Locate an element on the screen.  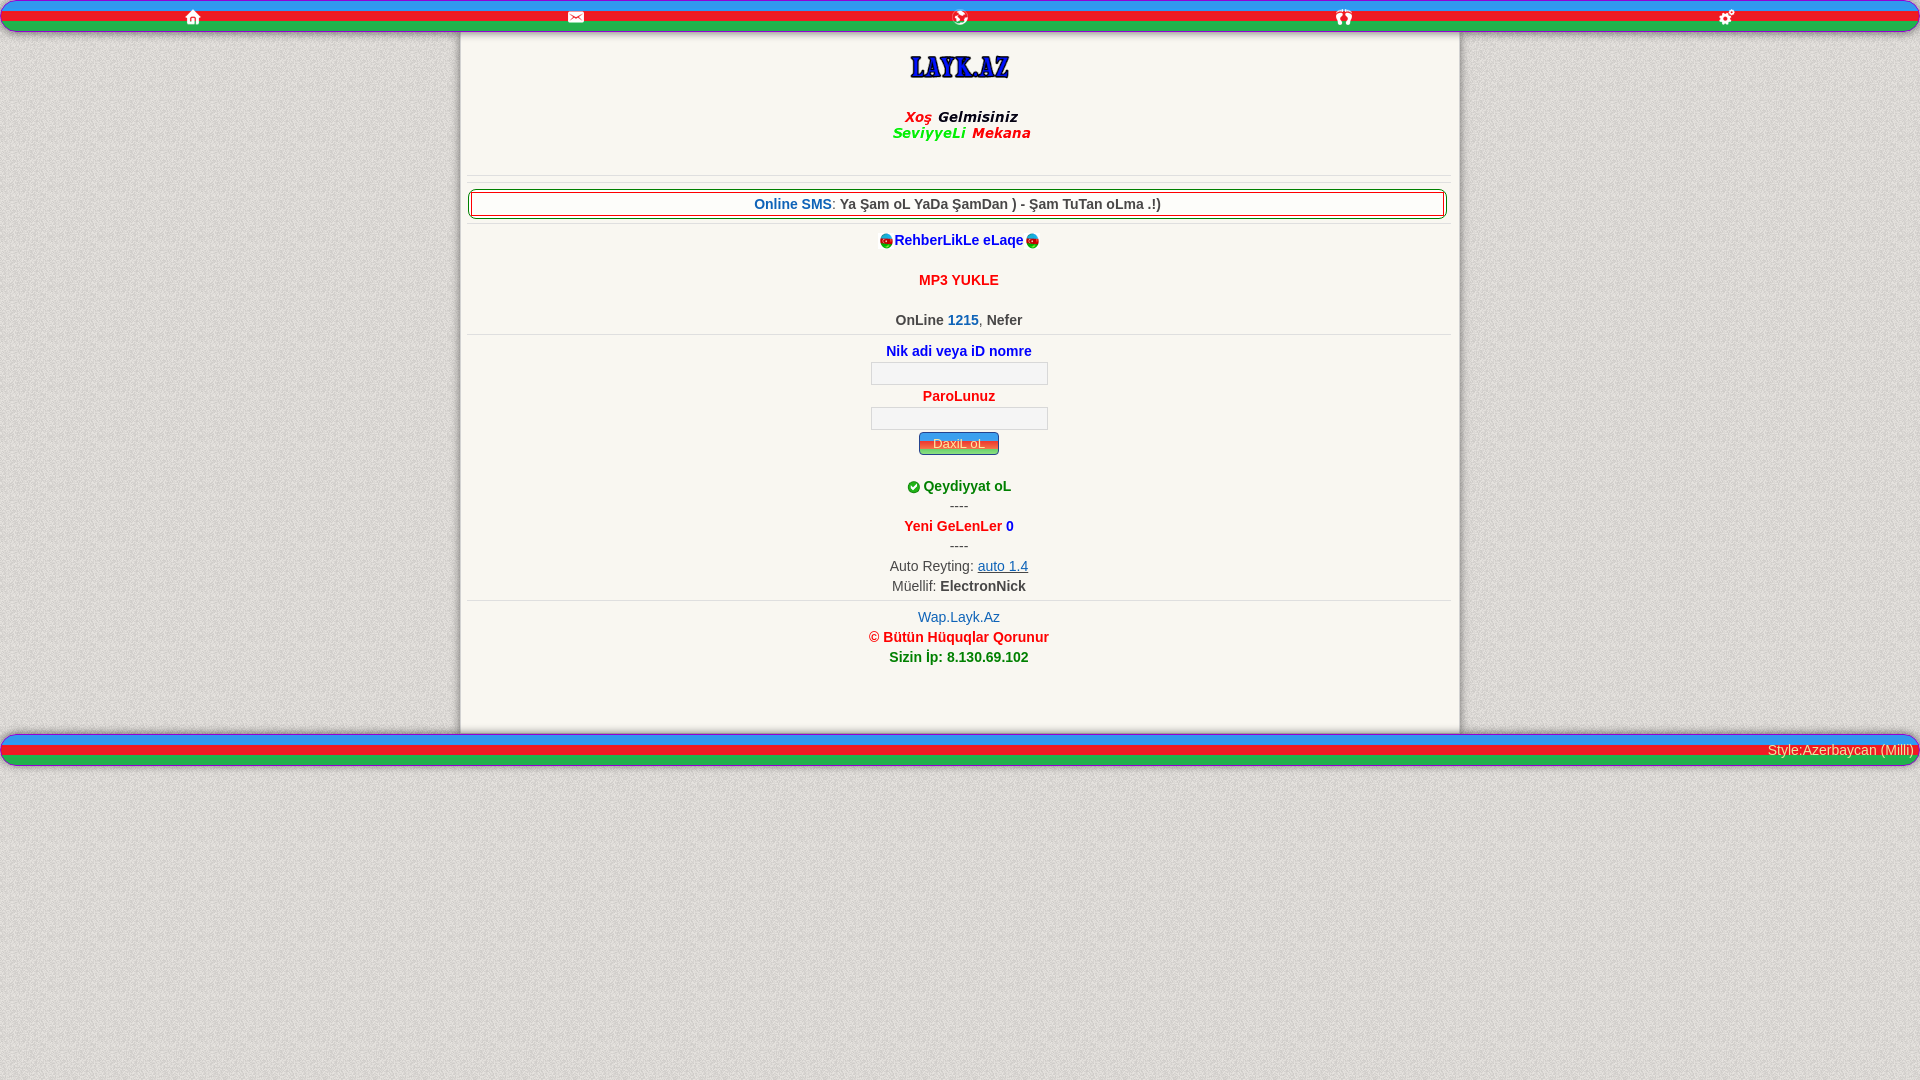
'Online SMS' is located at coordinates (791, 204).